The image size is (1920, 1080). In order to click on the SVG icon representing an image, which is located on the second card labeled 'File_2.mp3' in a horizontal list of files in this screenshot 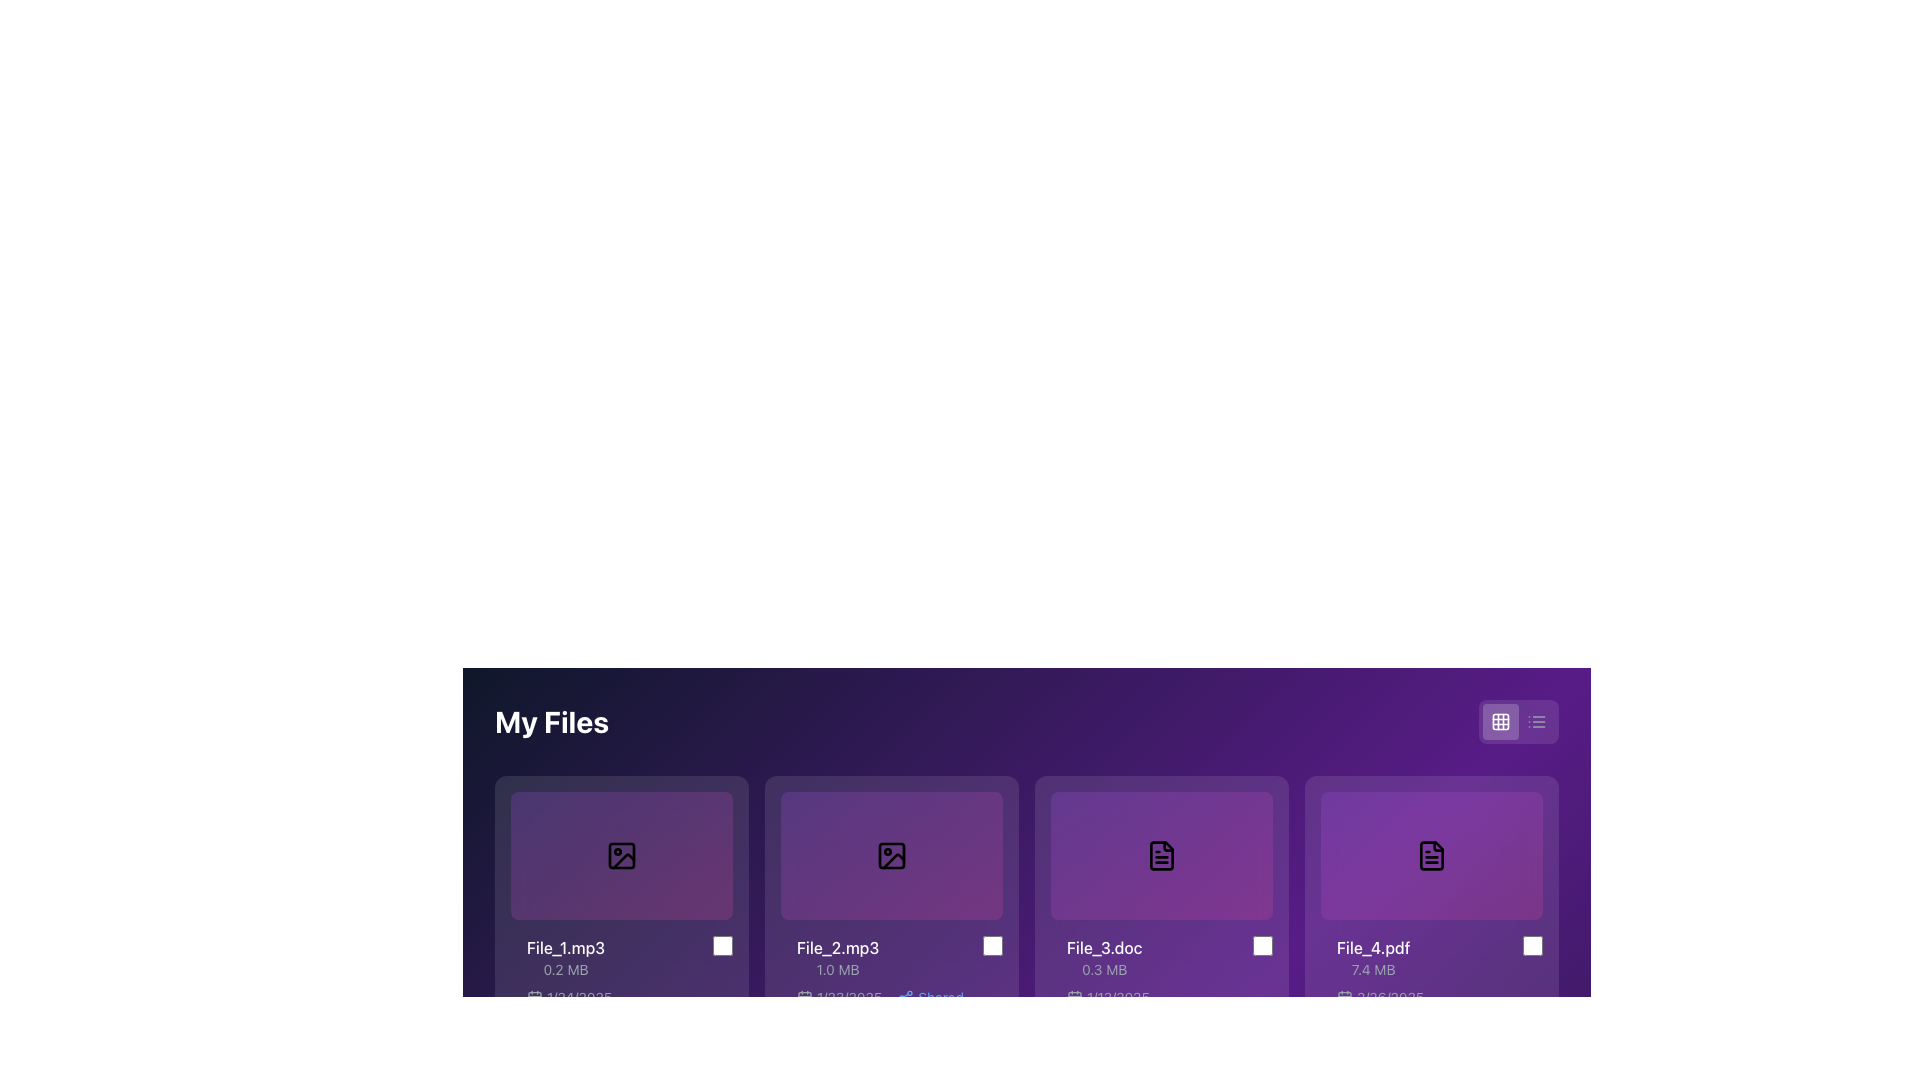, I will do `click(891, 855)`.